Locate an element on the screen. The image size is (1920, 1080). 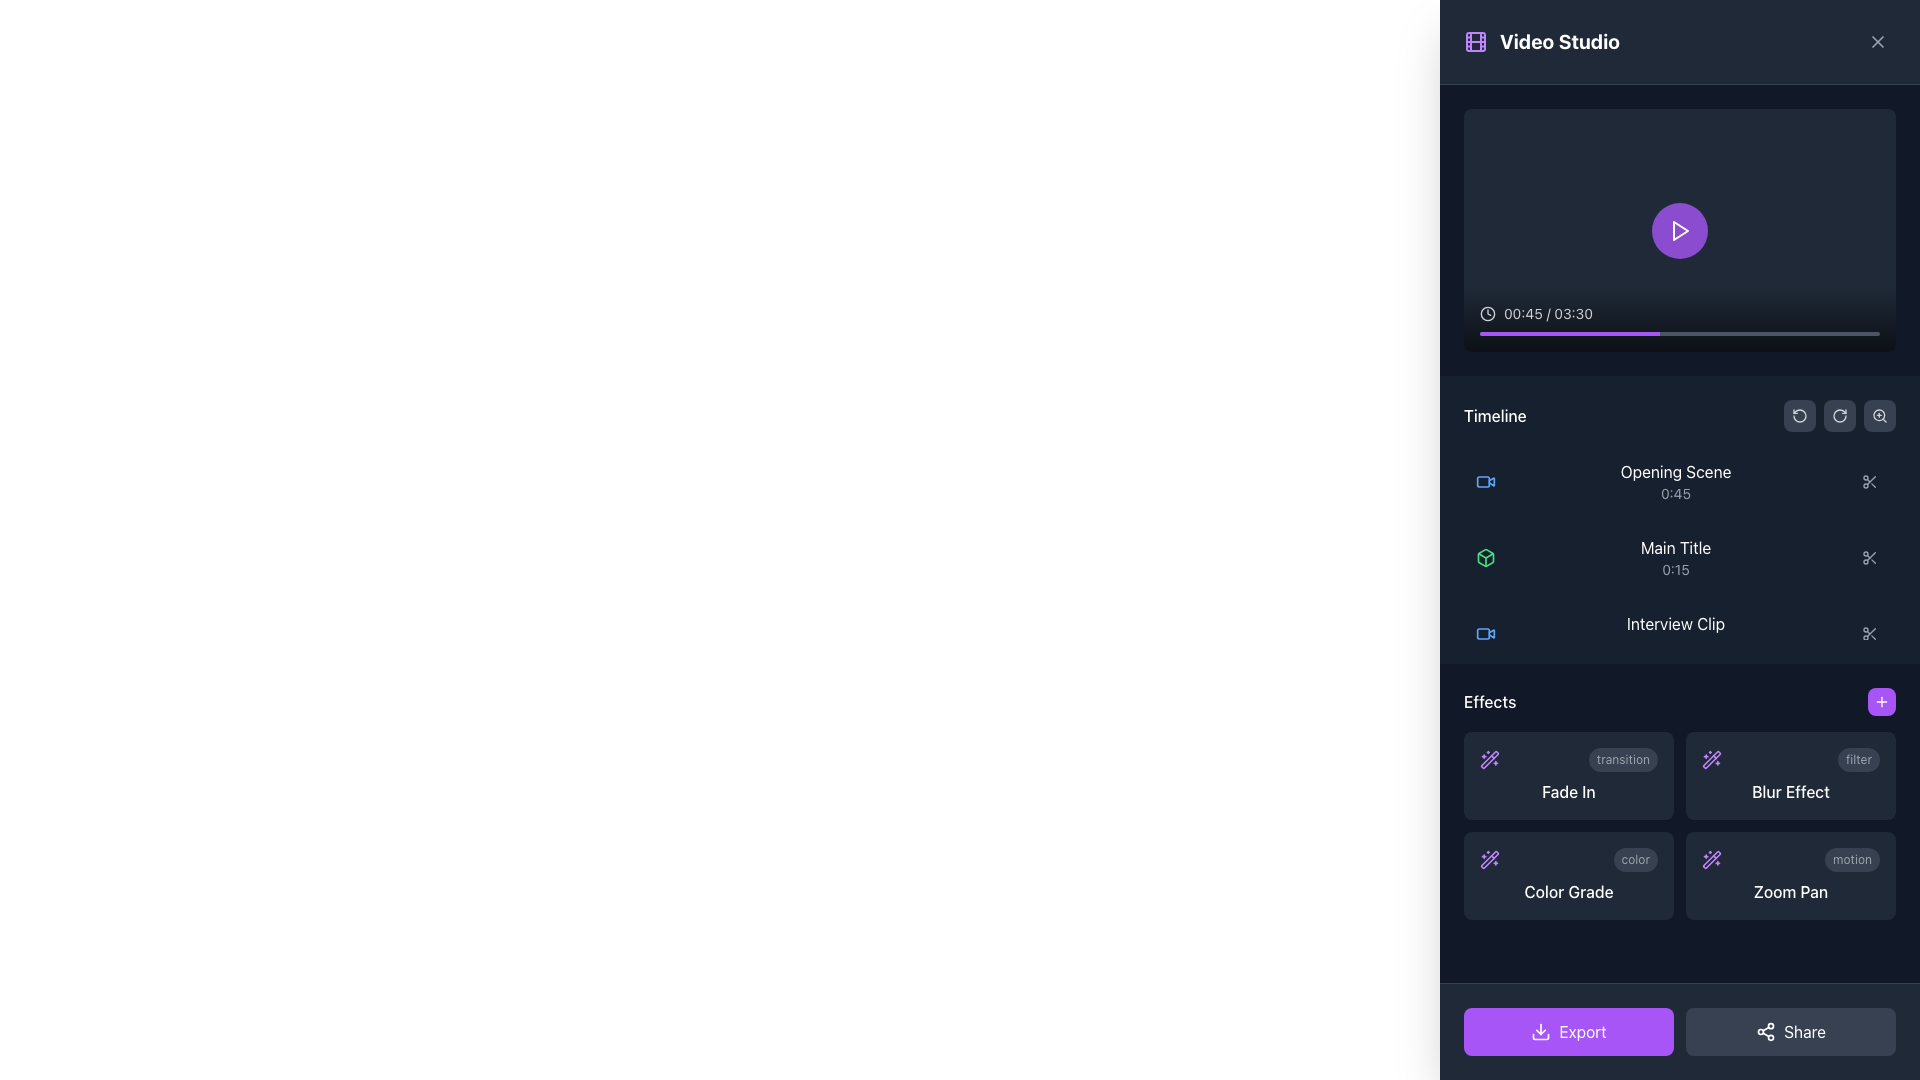
the Card button labeled 'Blur Effect' is located at coordinates (1790, 774).